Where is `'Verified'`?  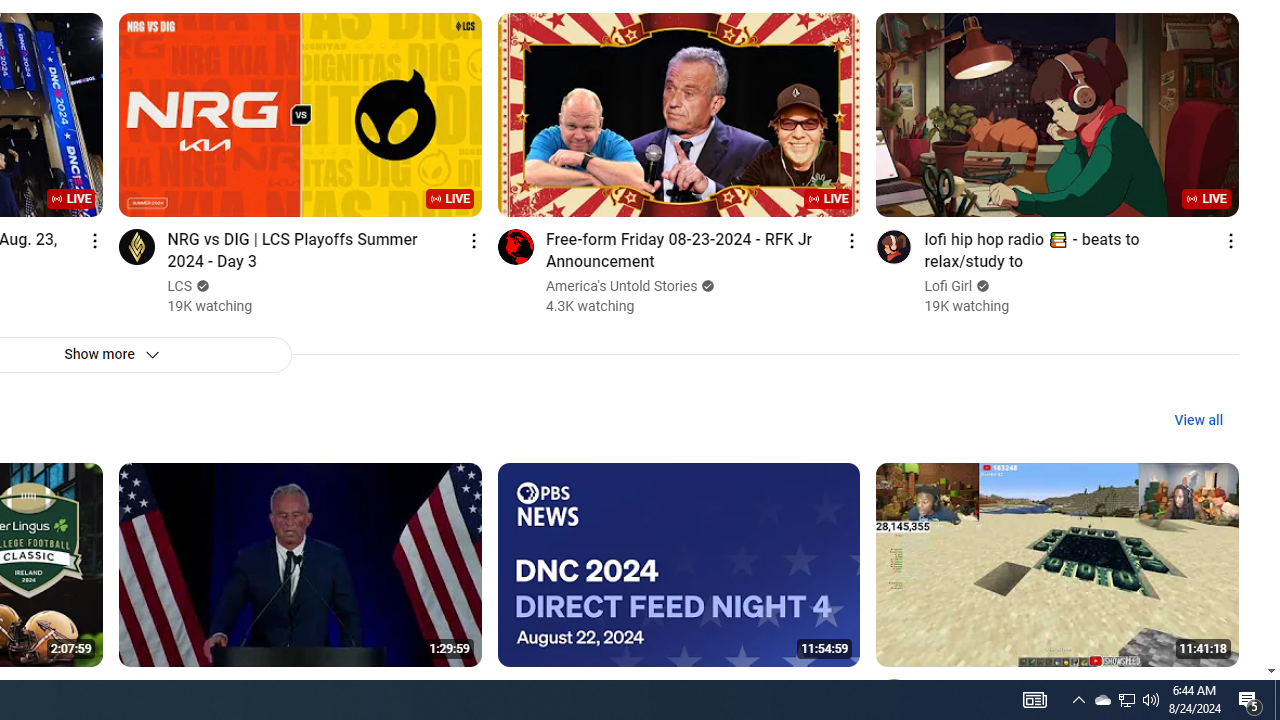
'Verified' is located at coordinates (981, 286).